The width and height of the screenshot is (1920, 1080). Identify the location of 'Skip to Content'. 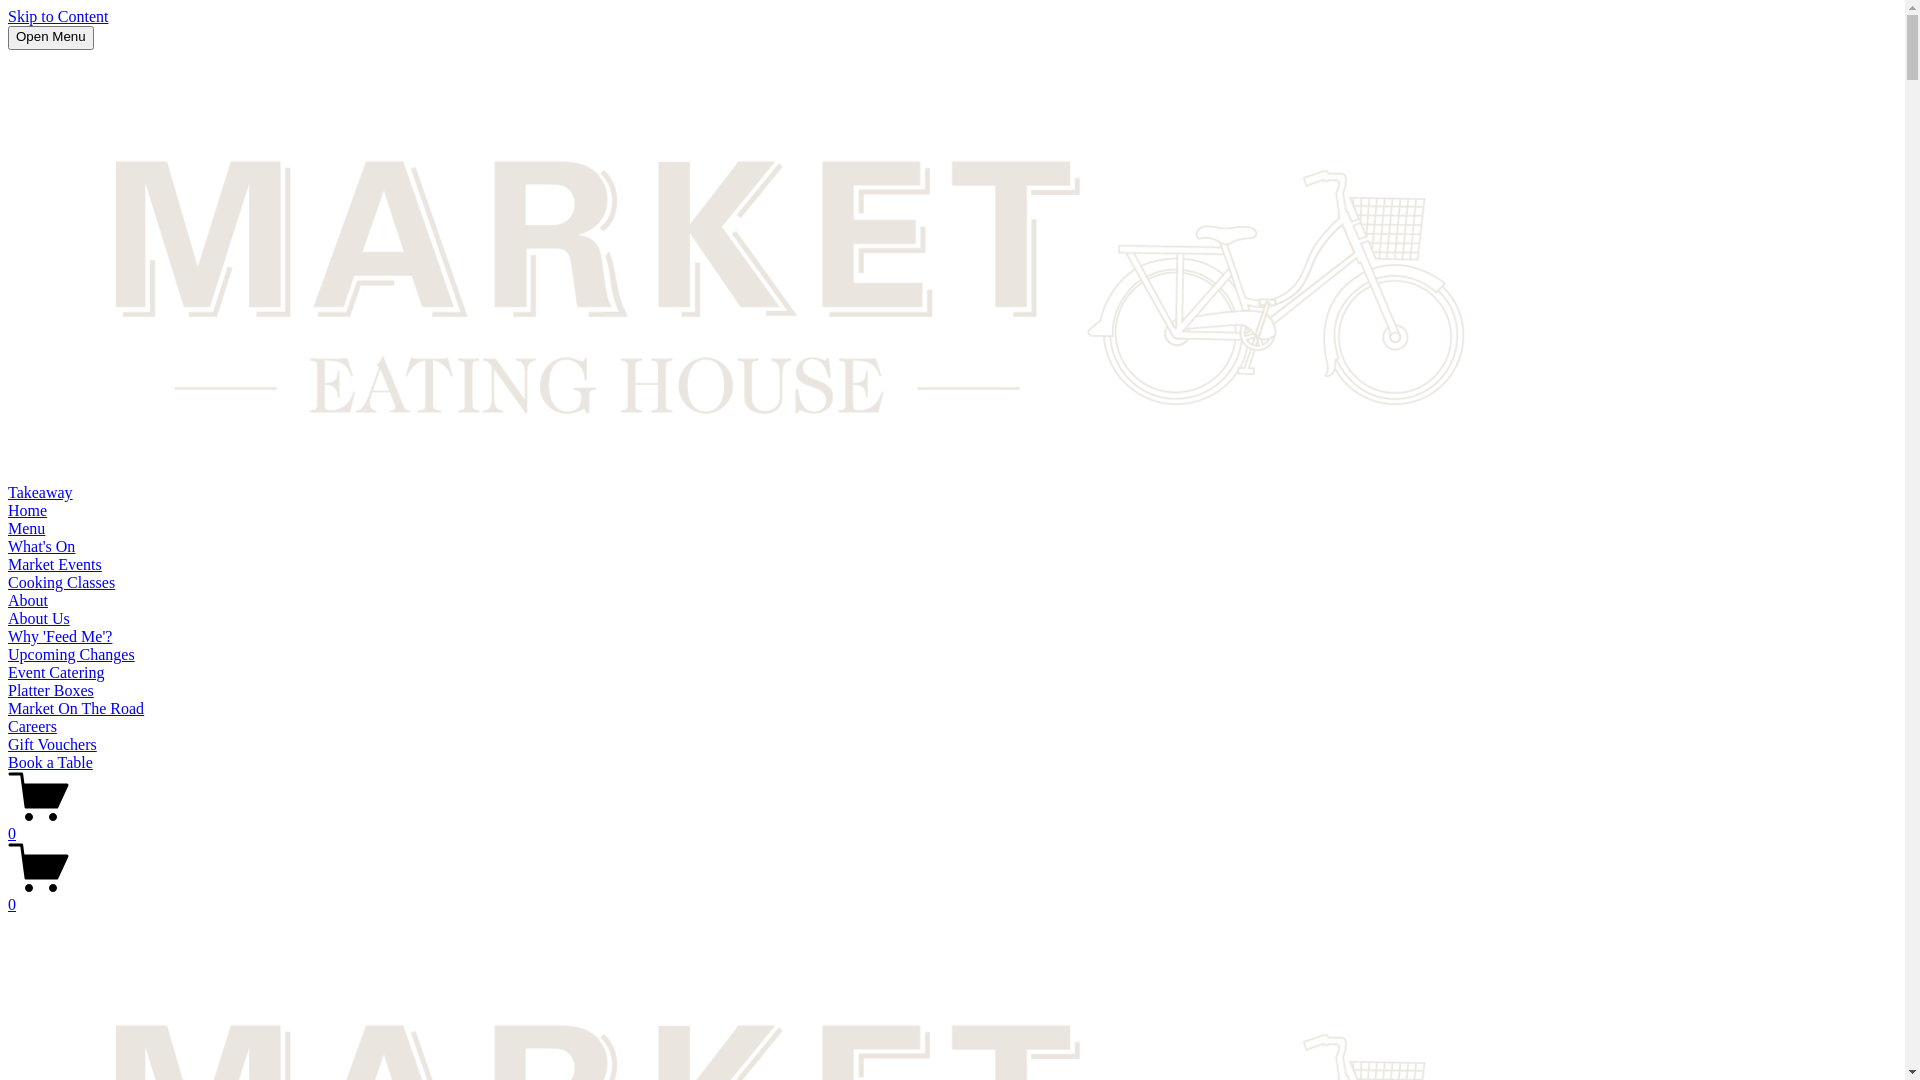
(8, 16).